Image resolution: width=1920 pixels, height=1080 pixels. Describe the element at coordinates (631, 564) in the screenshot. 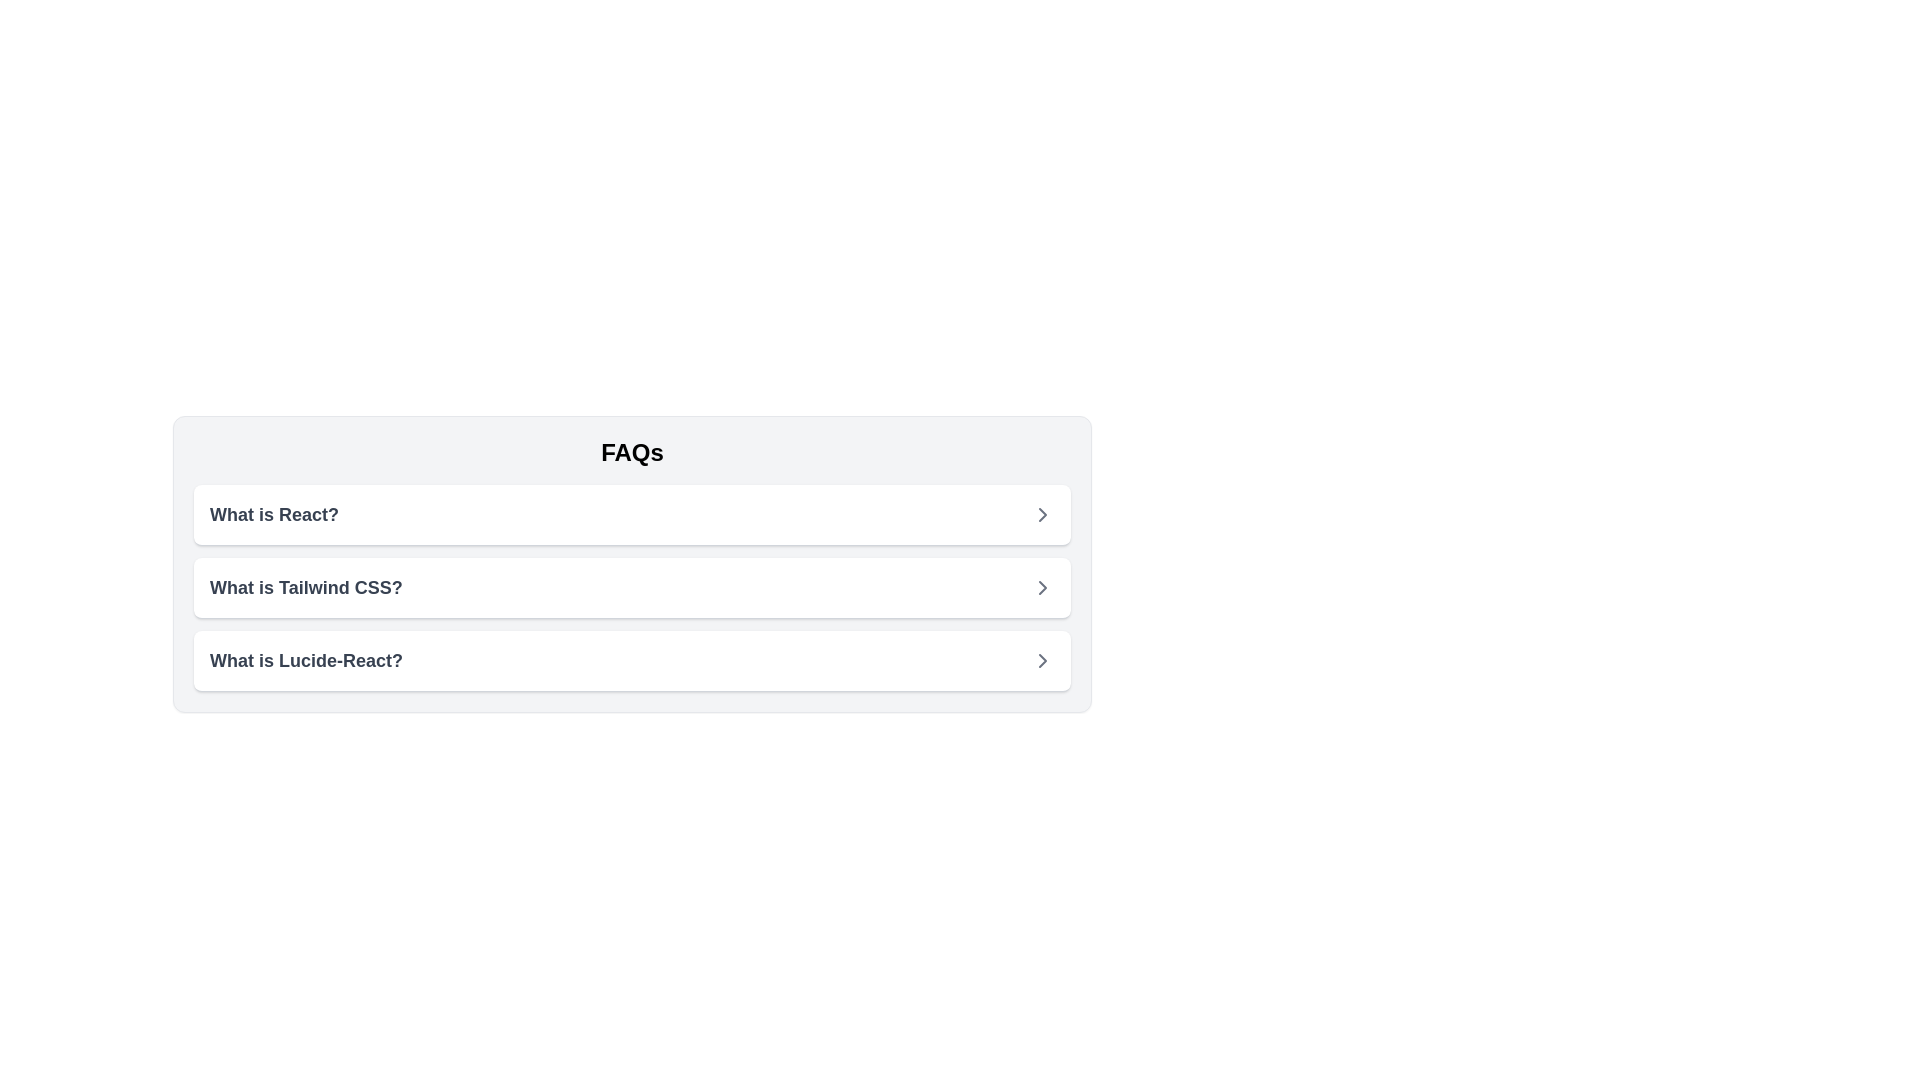

I see `the collapsible list entry in the frequently asked questions section` at that location.